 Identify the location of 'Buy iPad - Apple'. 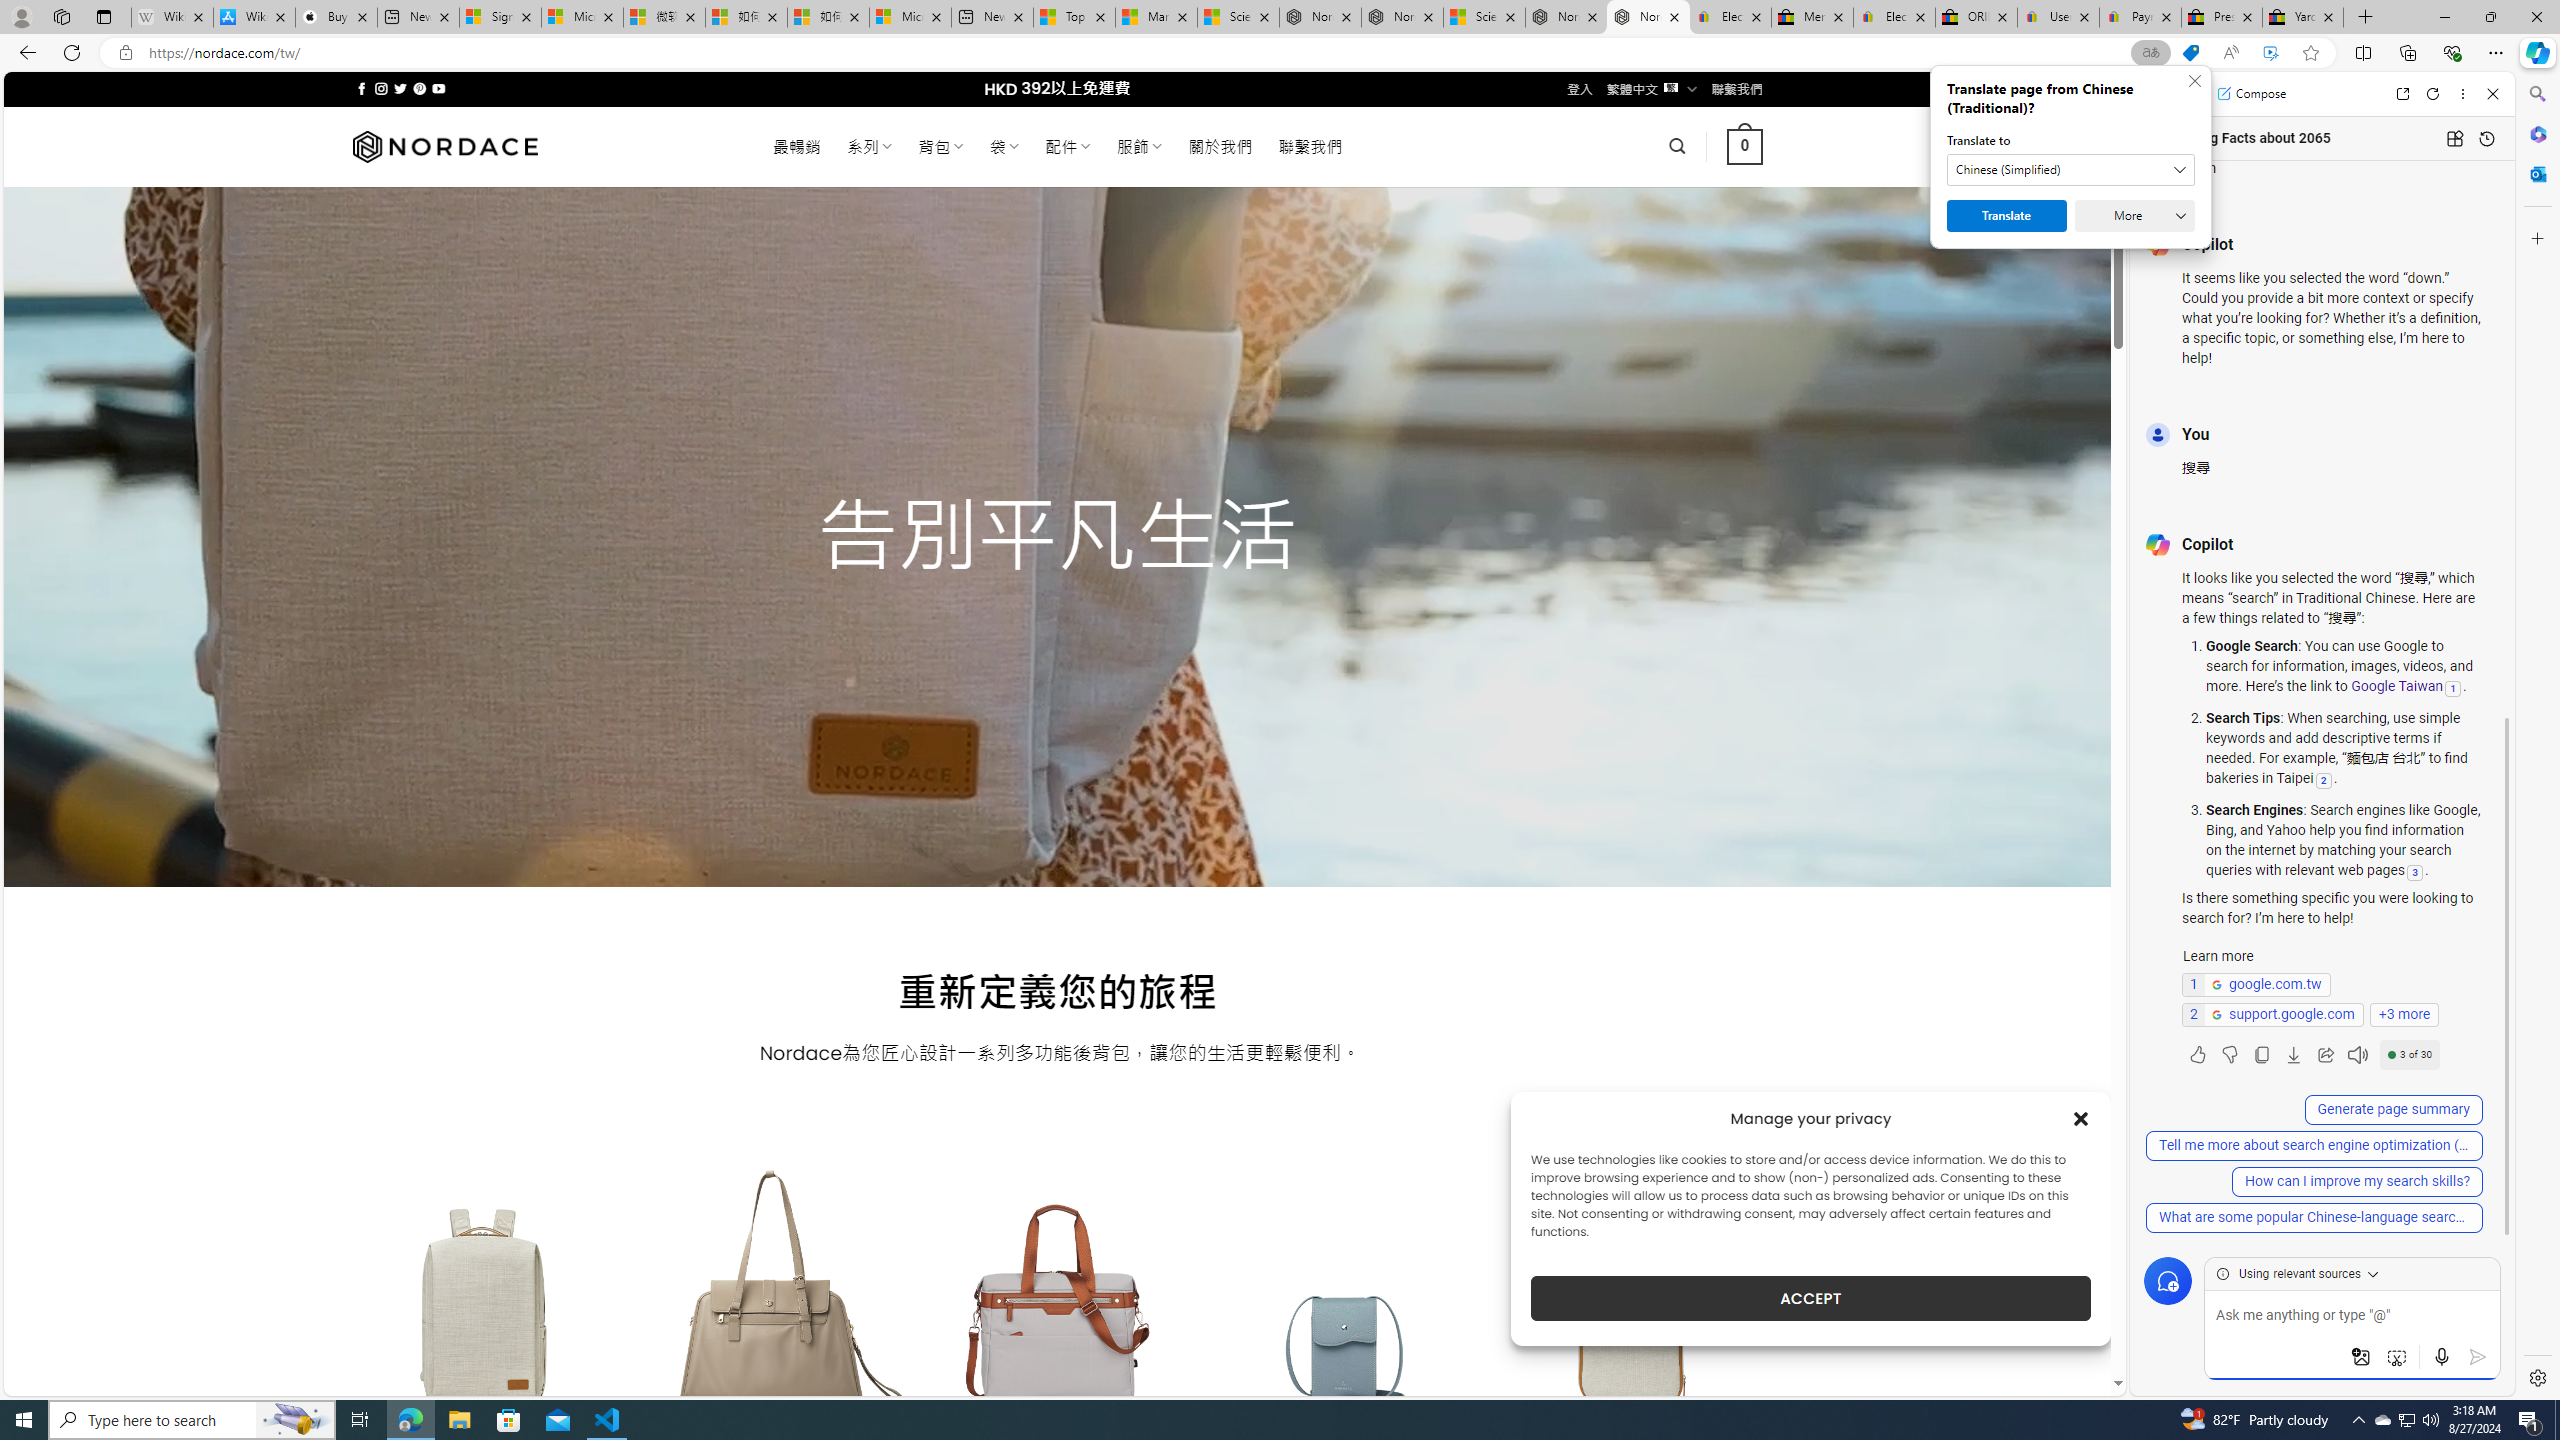
(335, 16).